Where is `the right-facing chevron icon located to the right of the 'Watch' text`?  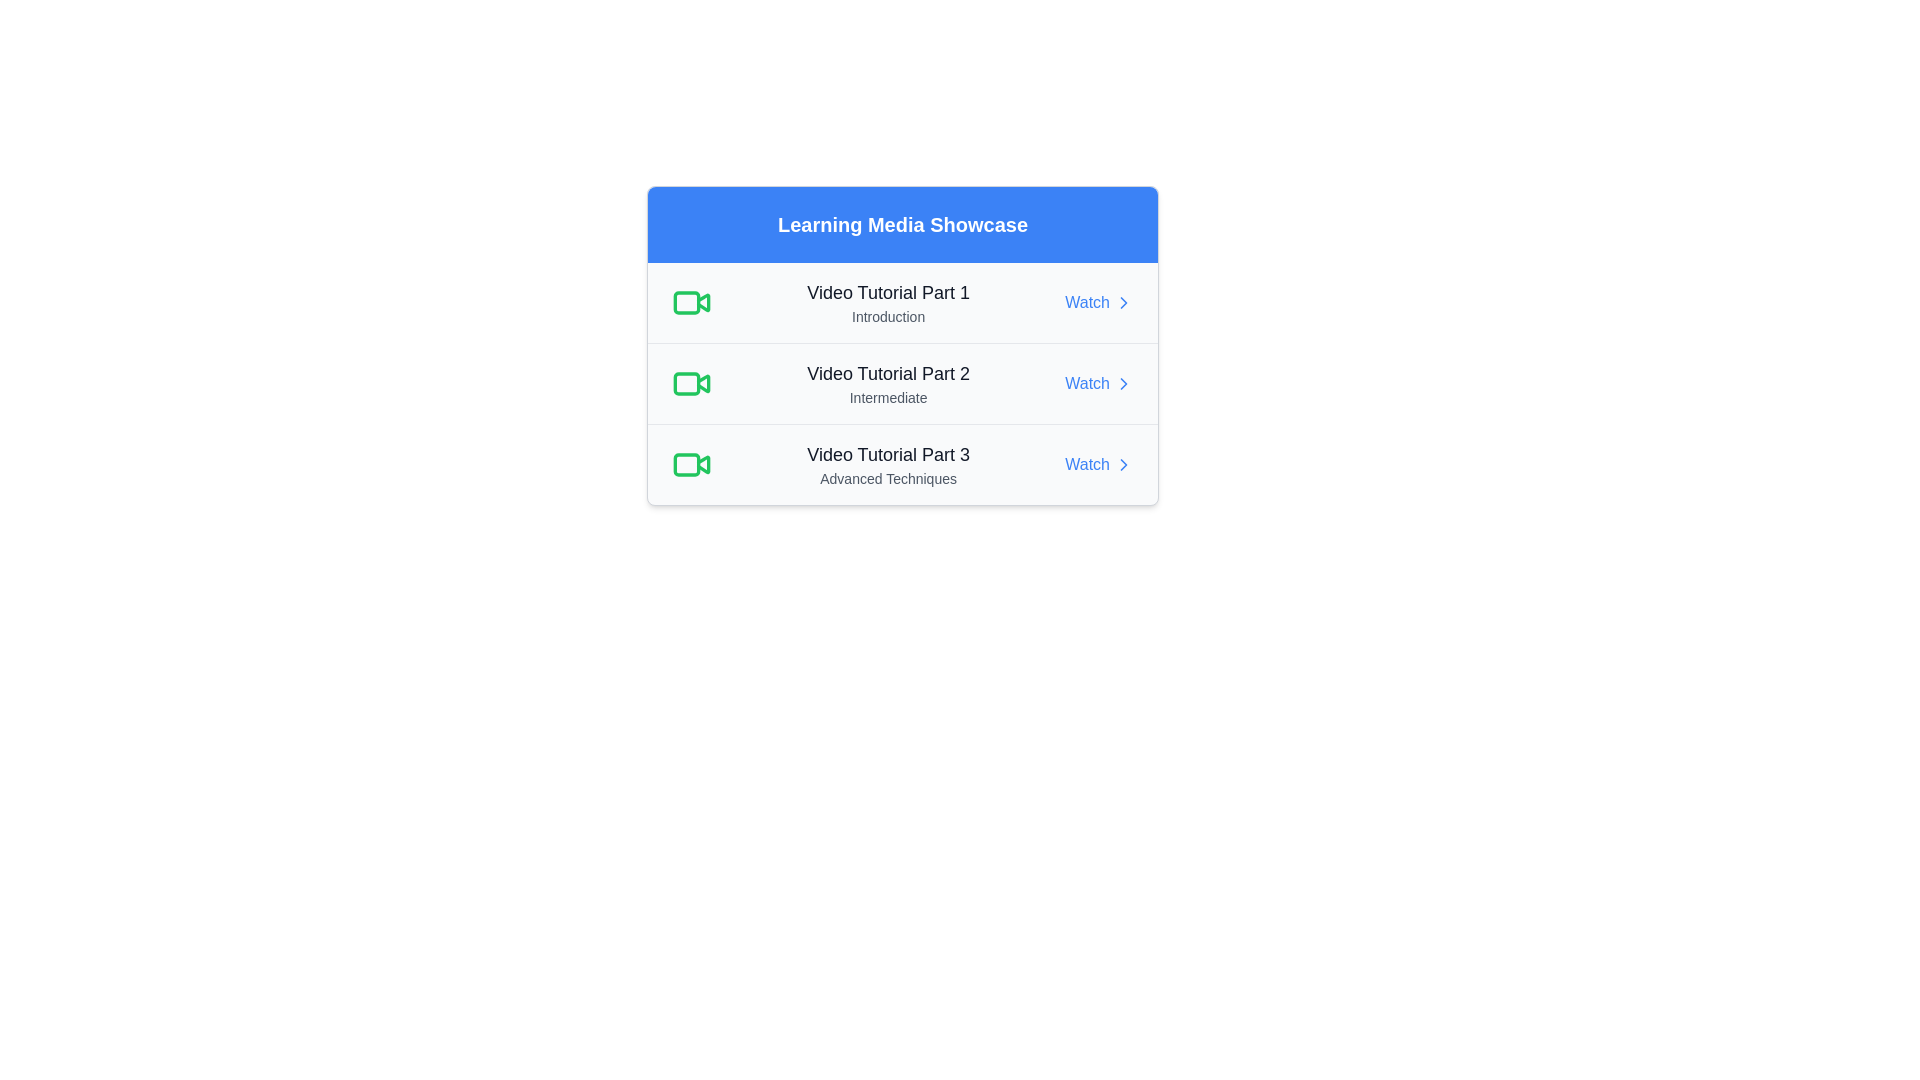 the right-facing chevron icon located to the right of the 'Watch' text is located at coordinates (1123, 465).